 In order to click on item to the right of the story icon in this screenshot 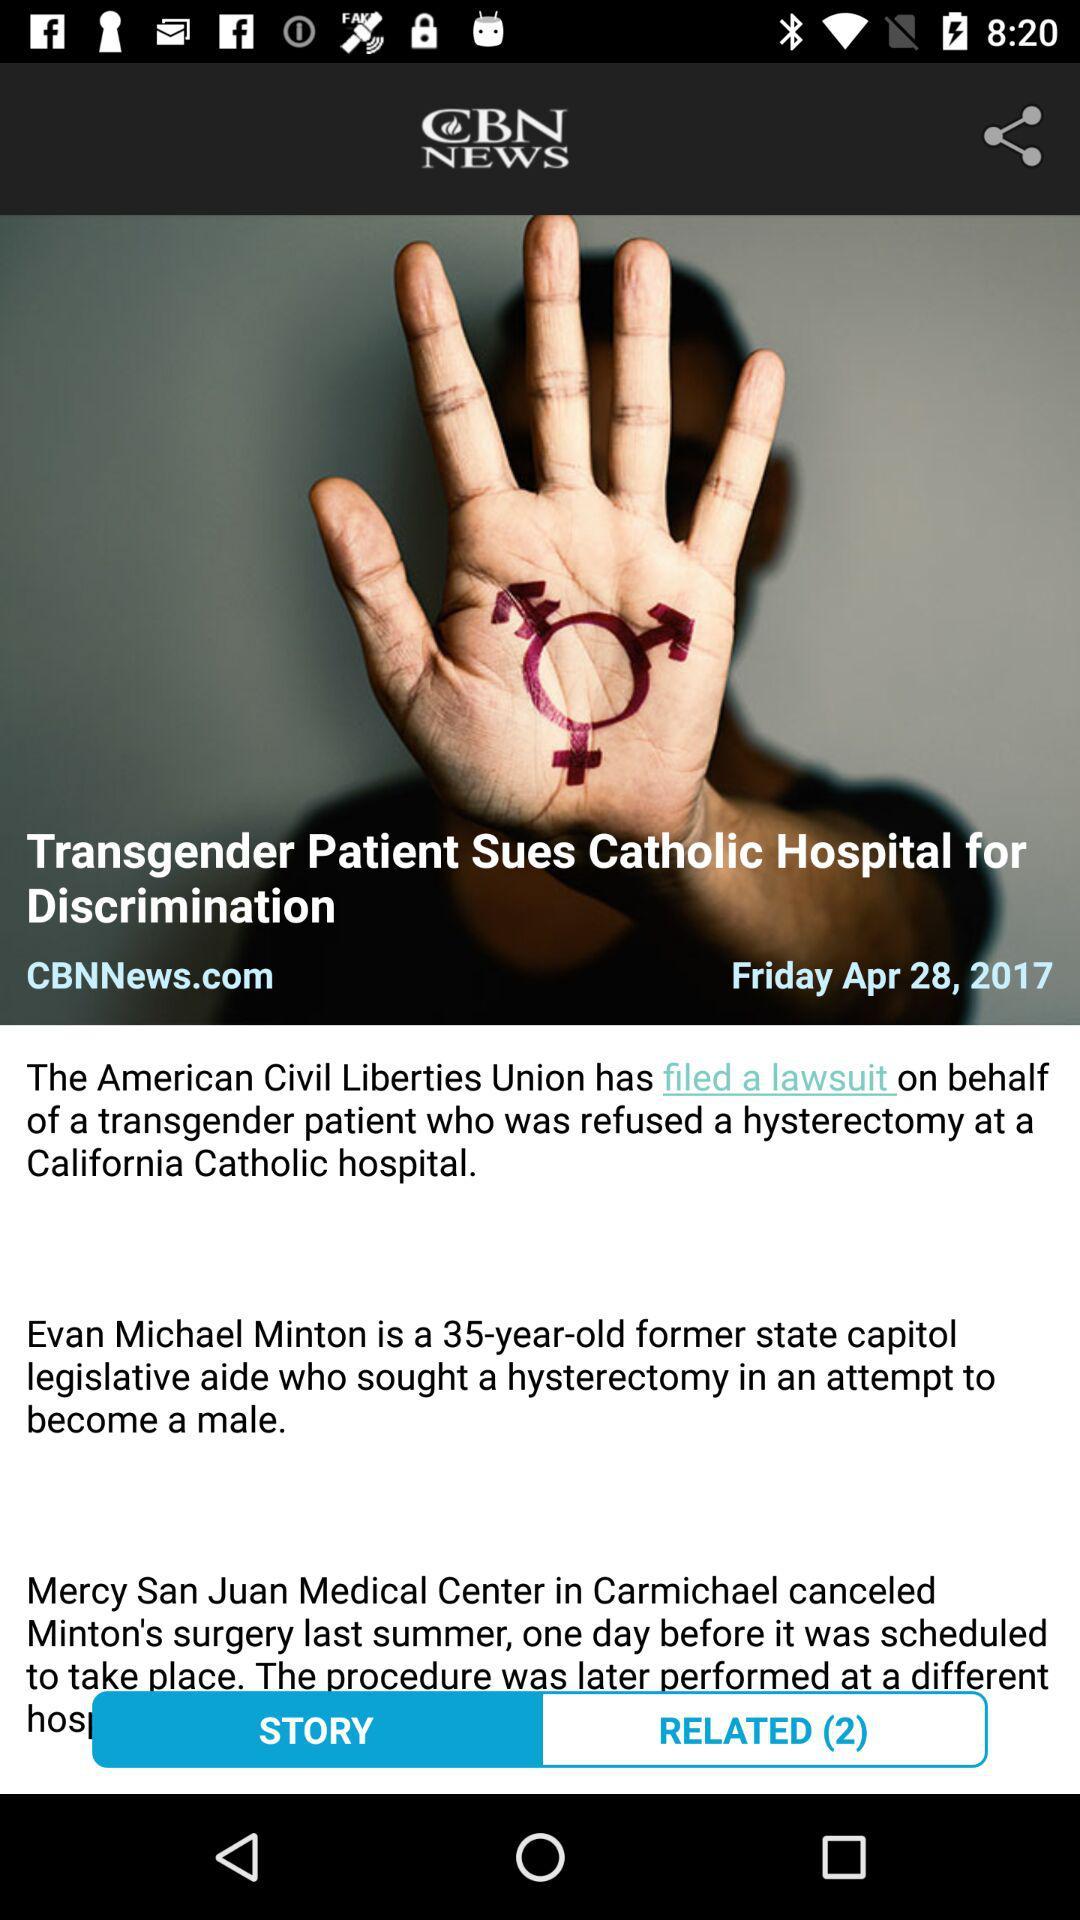, I will do `click(763, 1728)`.